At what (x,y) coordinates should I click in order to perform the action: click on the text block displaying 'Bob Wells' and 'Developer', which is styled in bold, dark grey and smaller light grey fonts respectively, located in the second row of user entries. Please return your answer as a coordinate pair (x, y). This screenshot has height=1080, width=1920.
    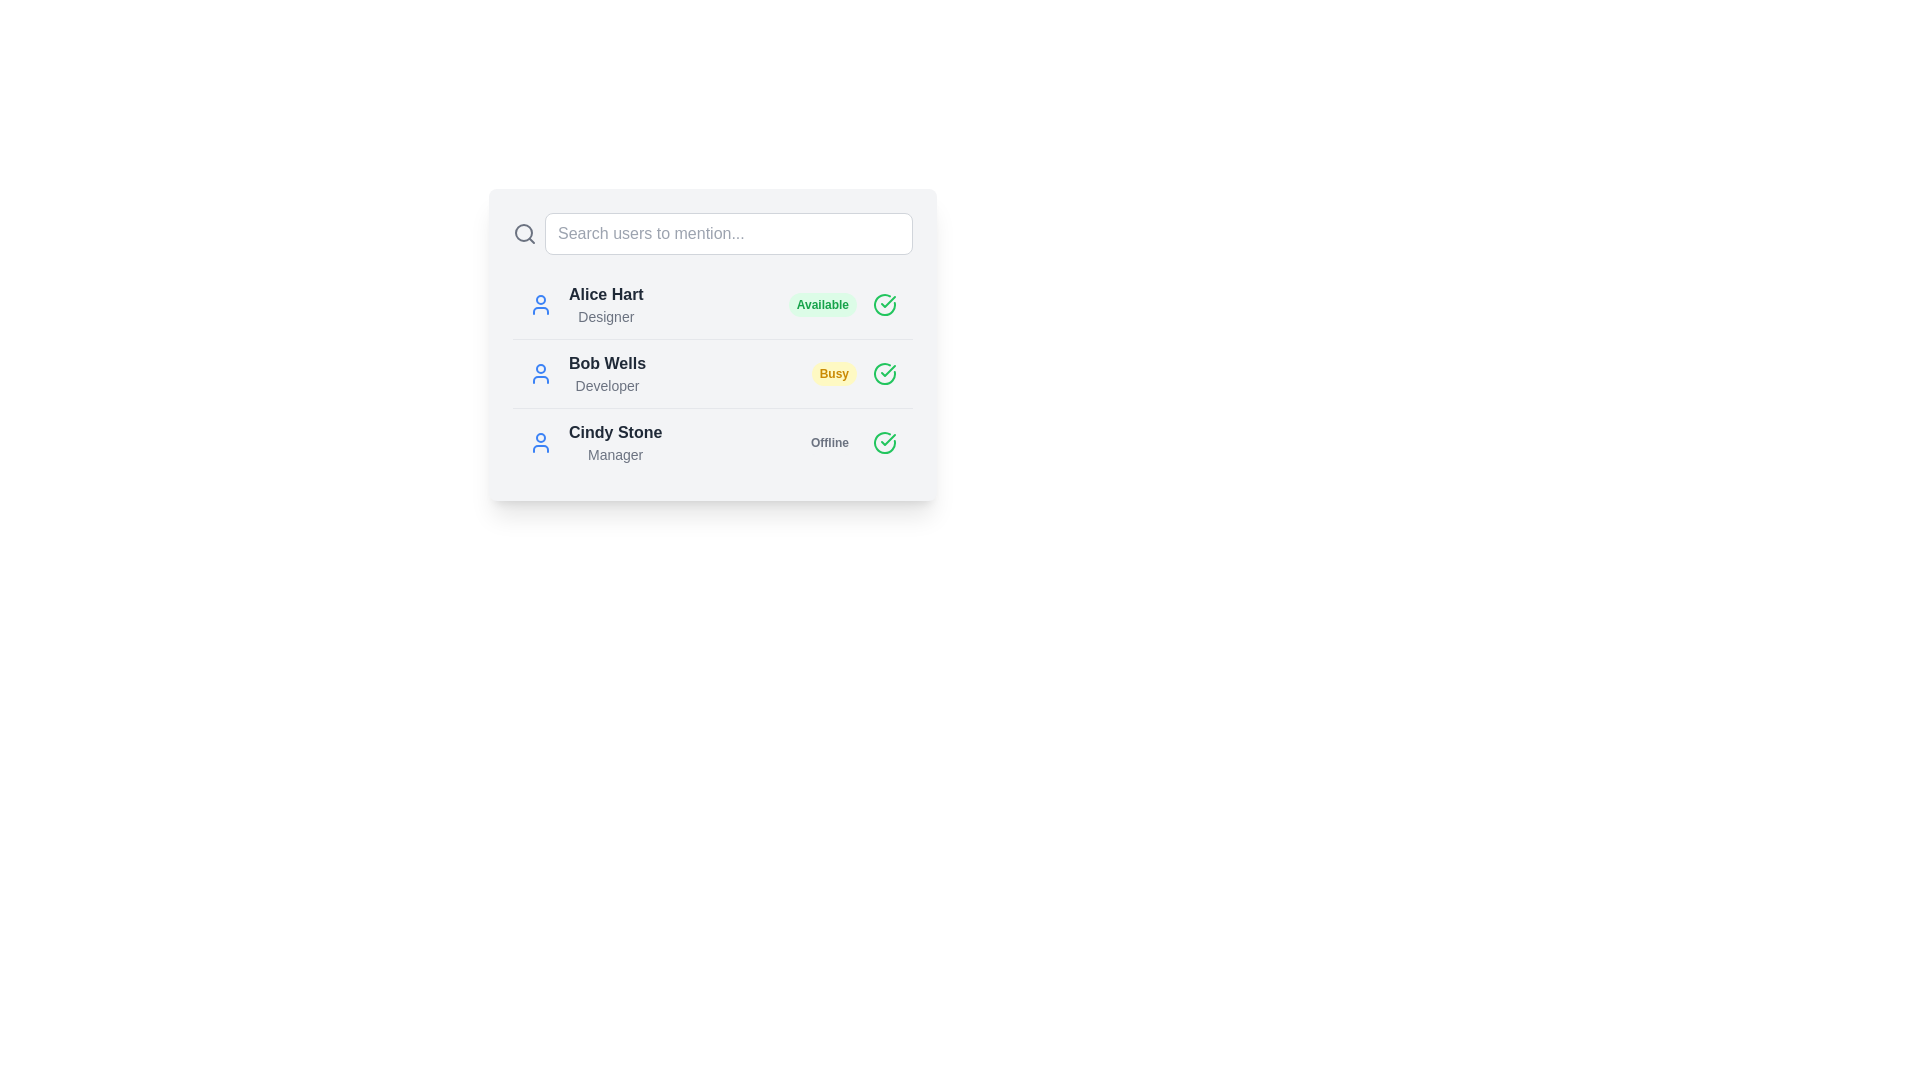
    Looking at the image, I should click on (606, 374).